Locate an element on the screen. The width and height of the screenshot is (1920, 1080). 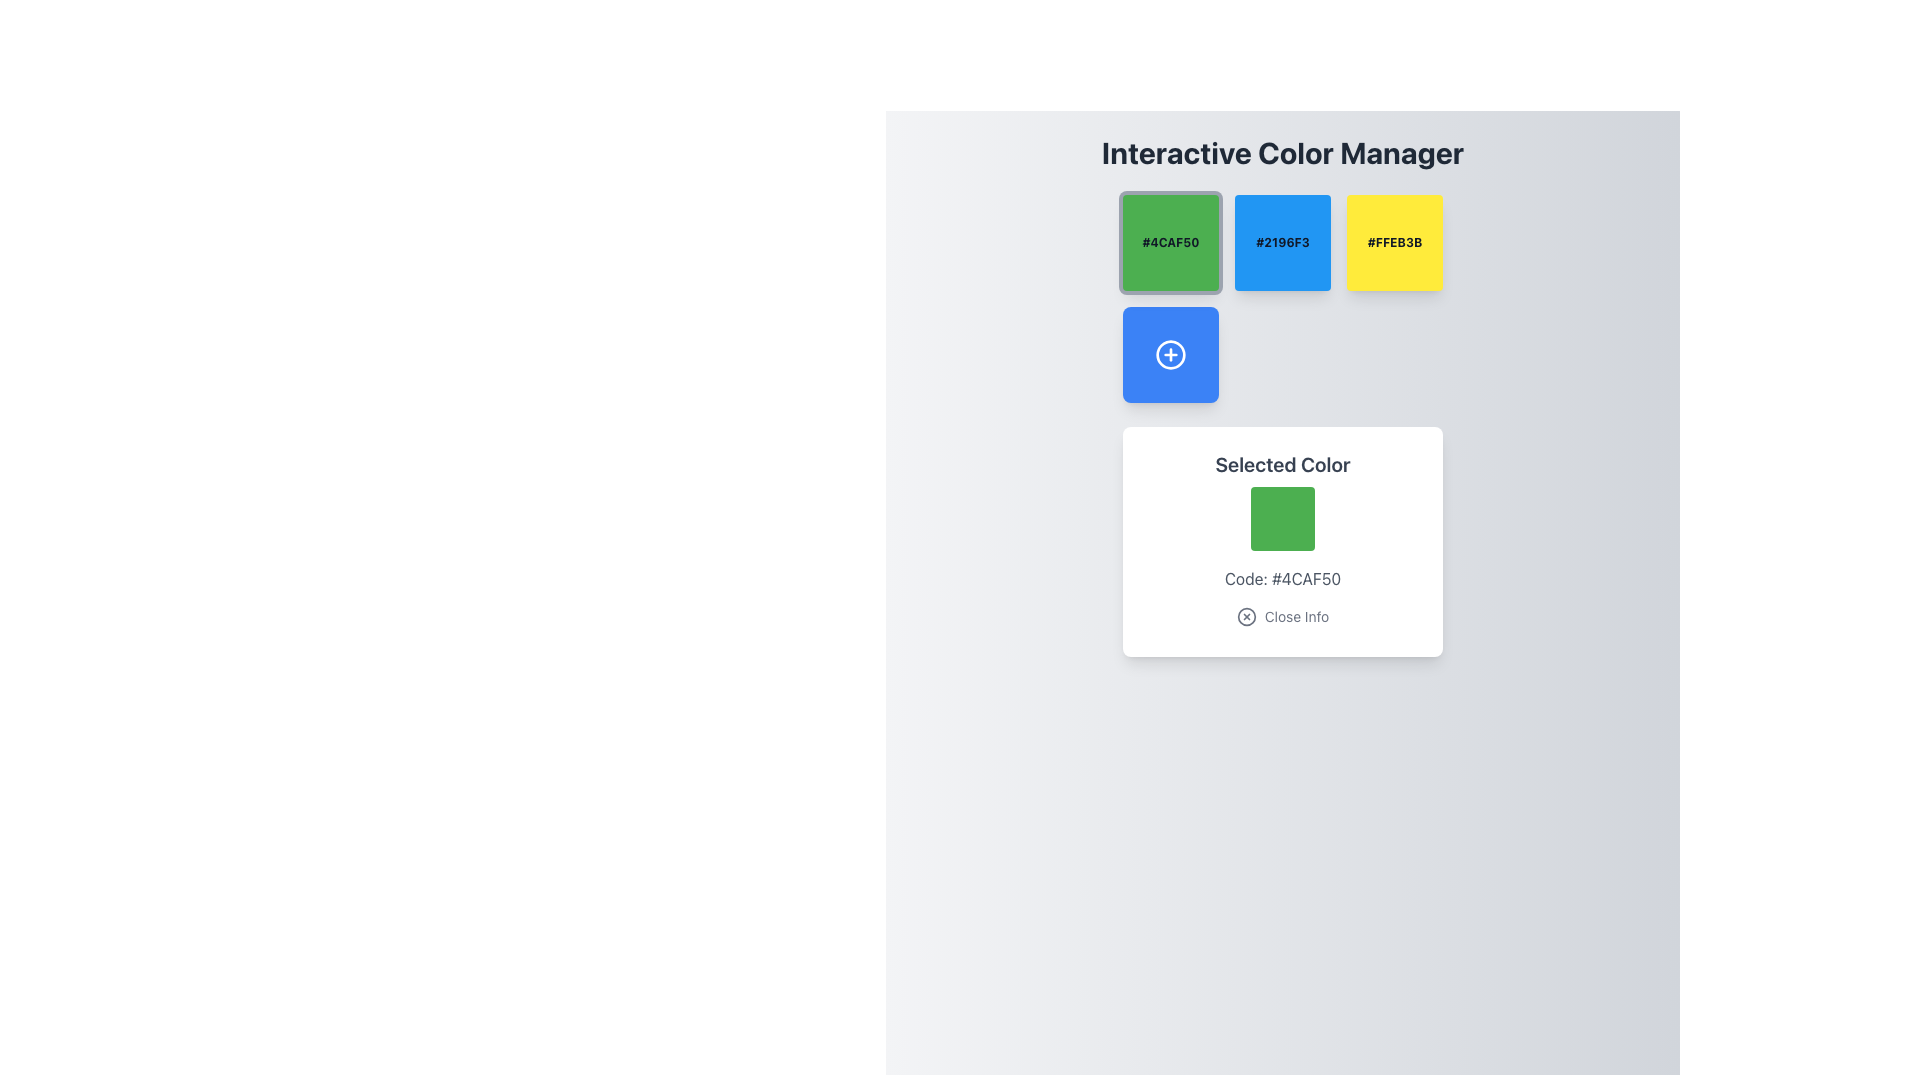
the static text display containing 'Code: #4CAF50', which is styled in gray and positioned below the green color block in the white card is located at coordinates (1282, 578).